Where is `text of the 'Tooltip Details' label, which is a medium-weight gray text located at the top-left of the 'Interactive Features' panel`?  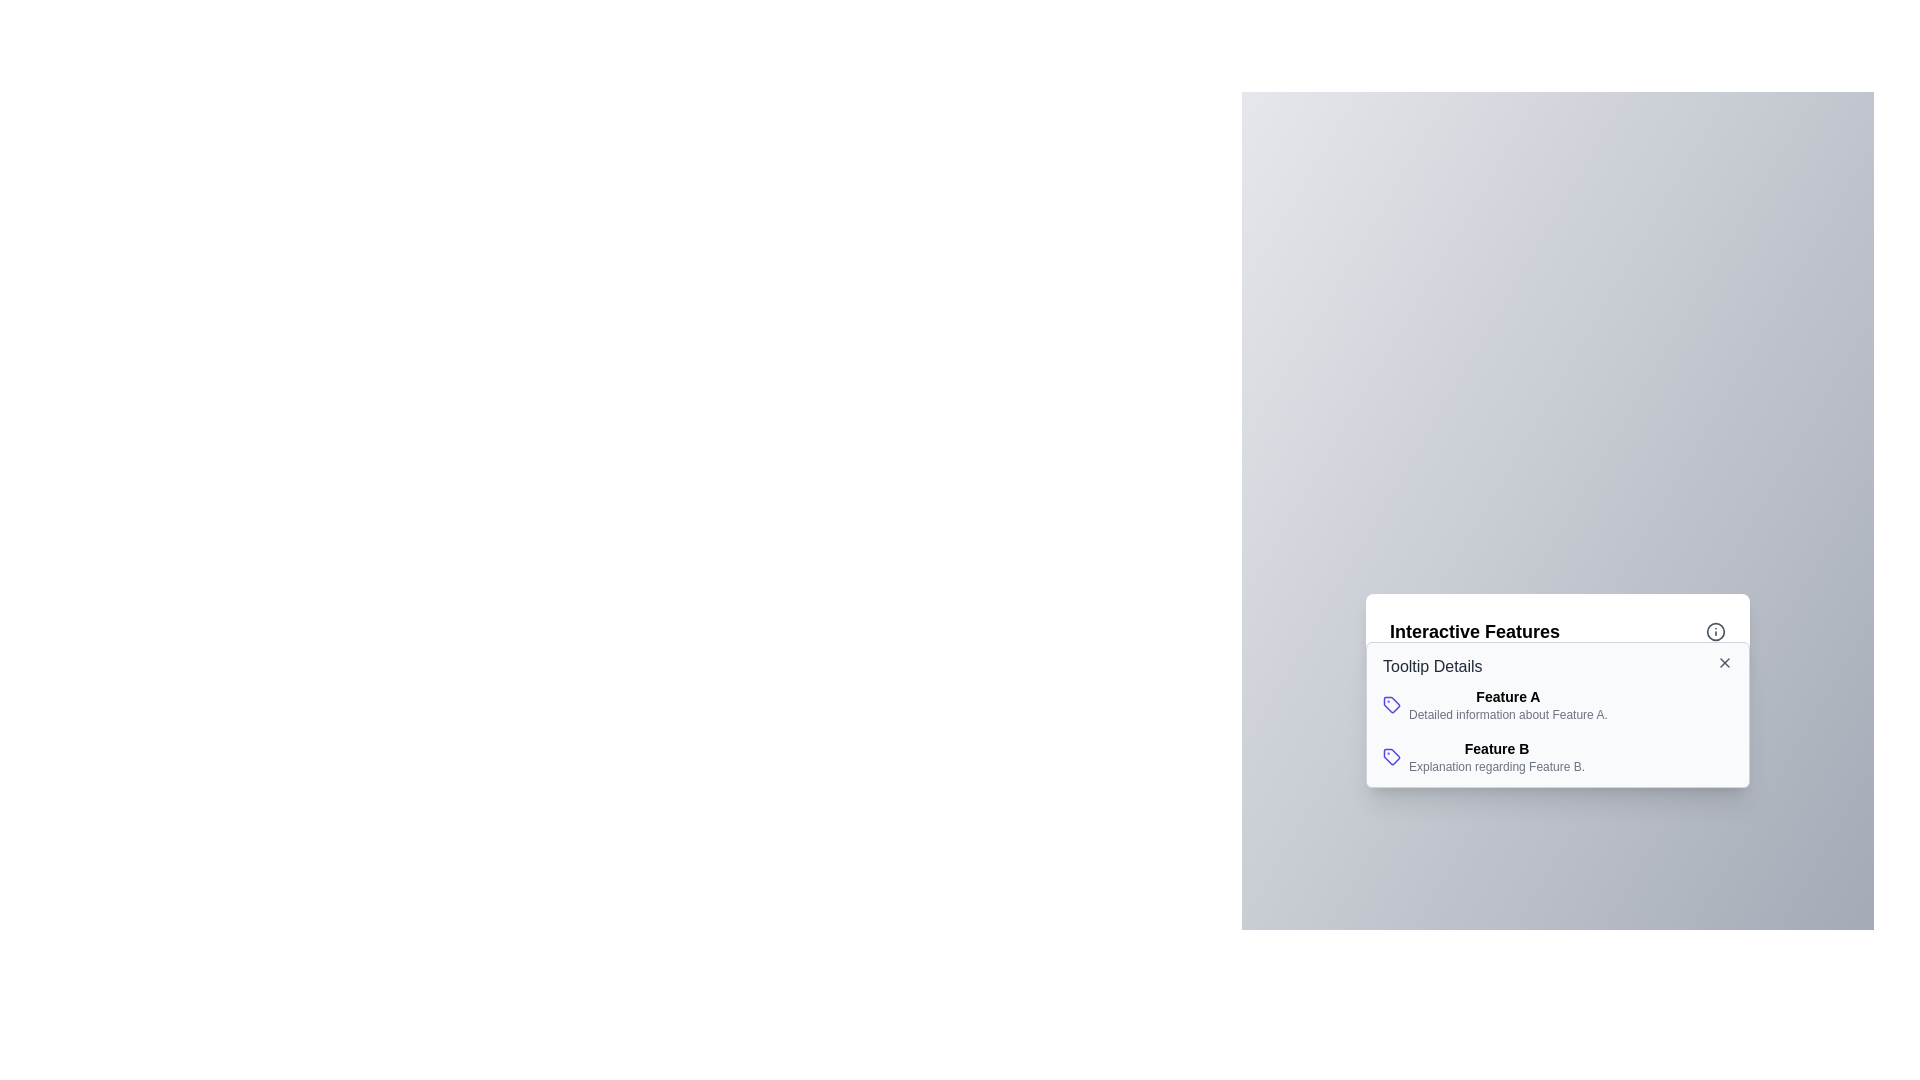
text of the 'Tooltip Details' label, which is a medium-weight gray text located at the top-left of the 'Interactive Features' panel is located at coordinates (1431, 667).